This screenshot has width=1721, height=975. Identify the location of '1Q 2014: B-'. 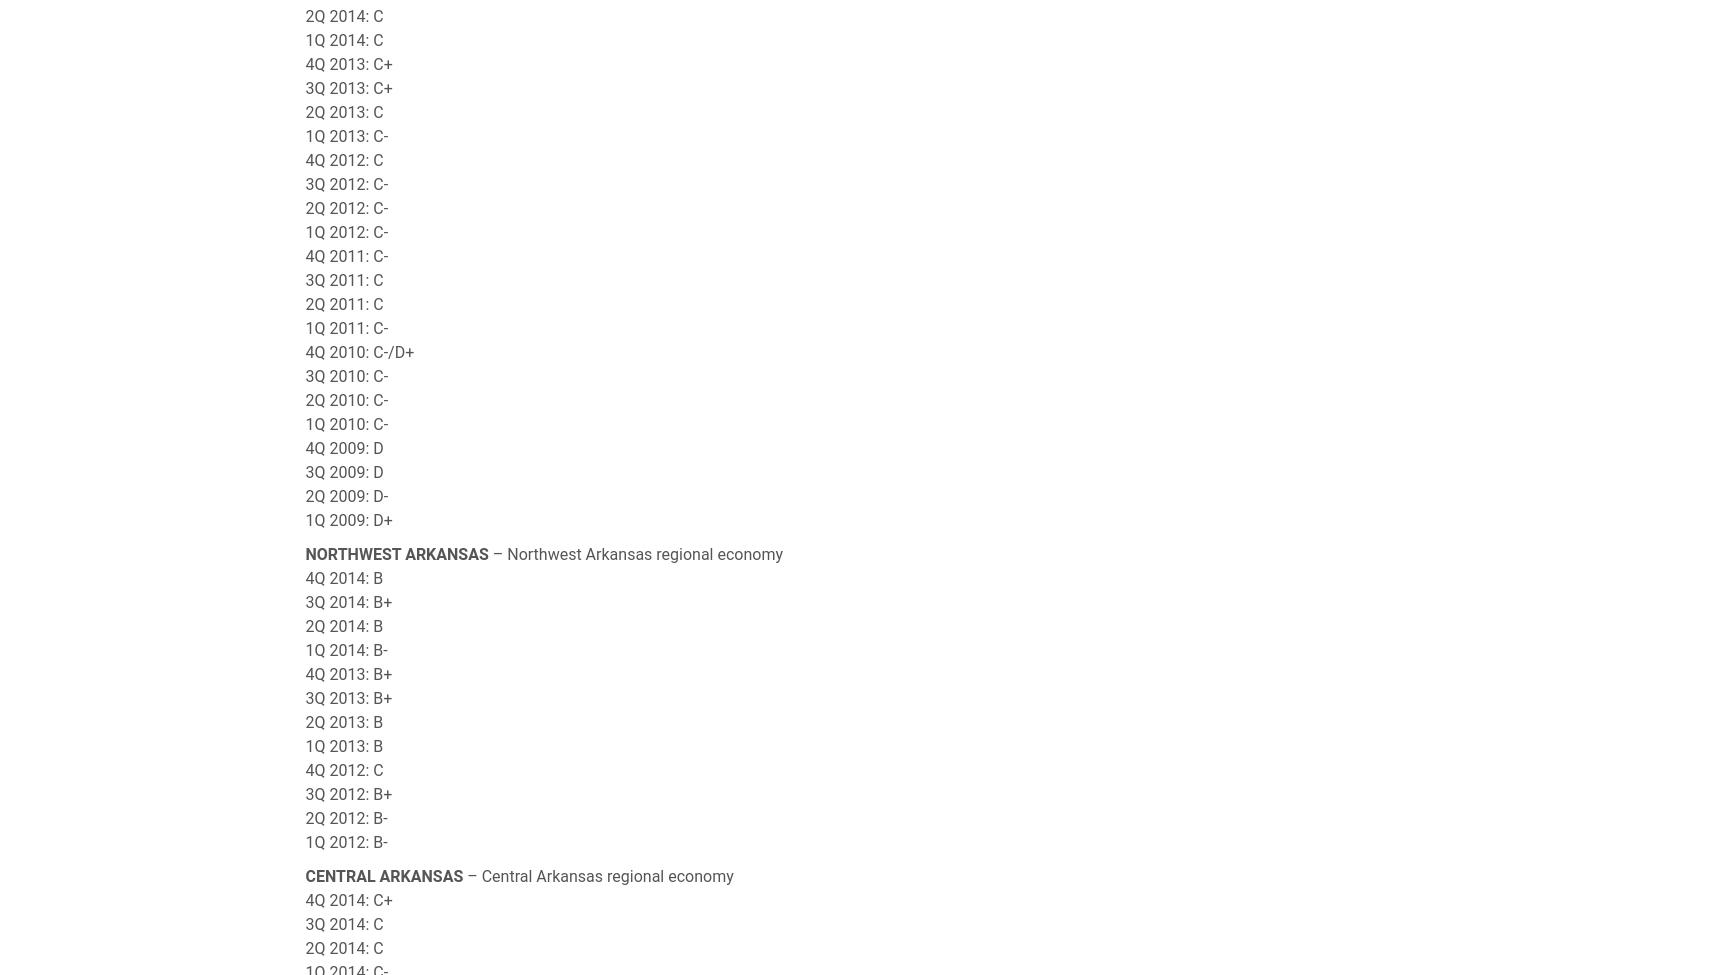
(345, 650).